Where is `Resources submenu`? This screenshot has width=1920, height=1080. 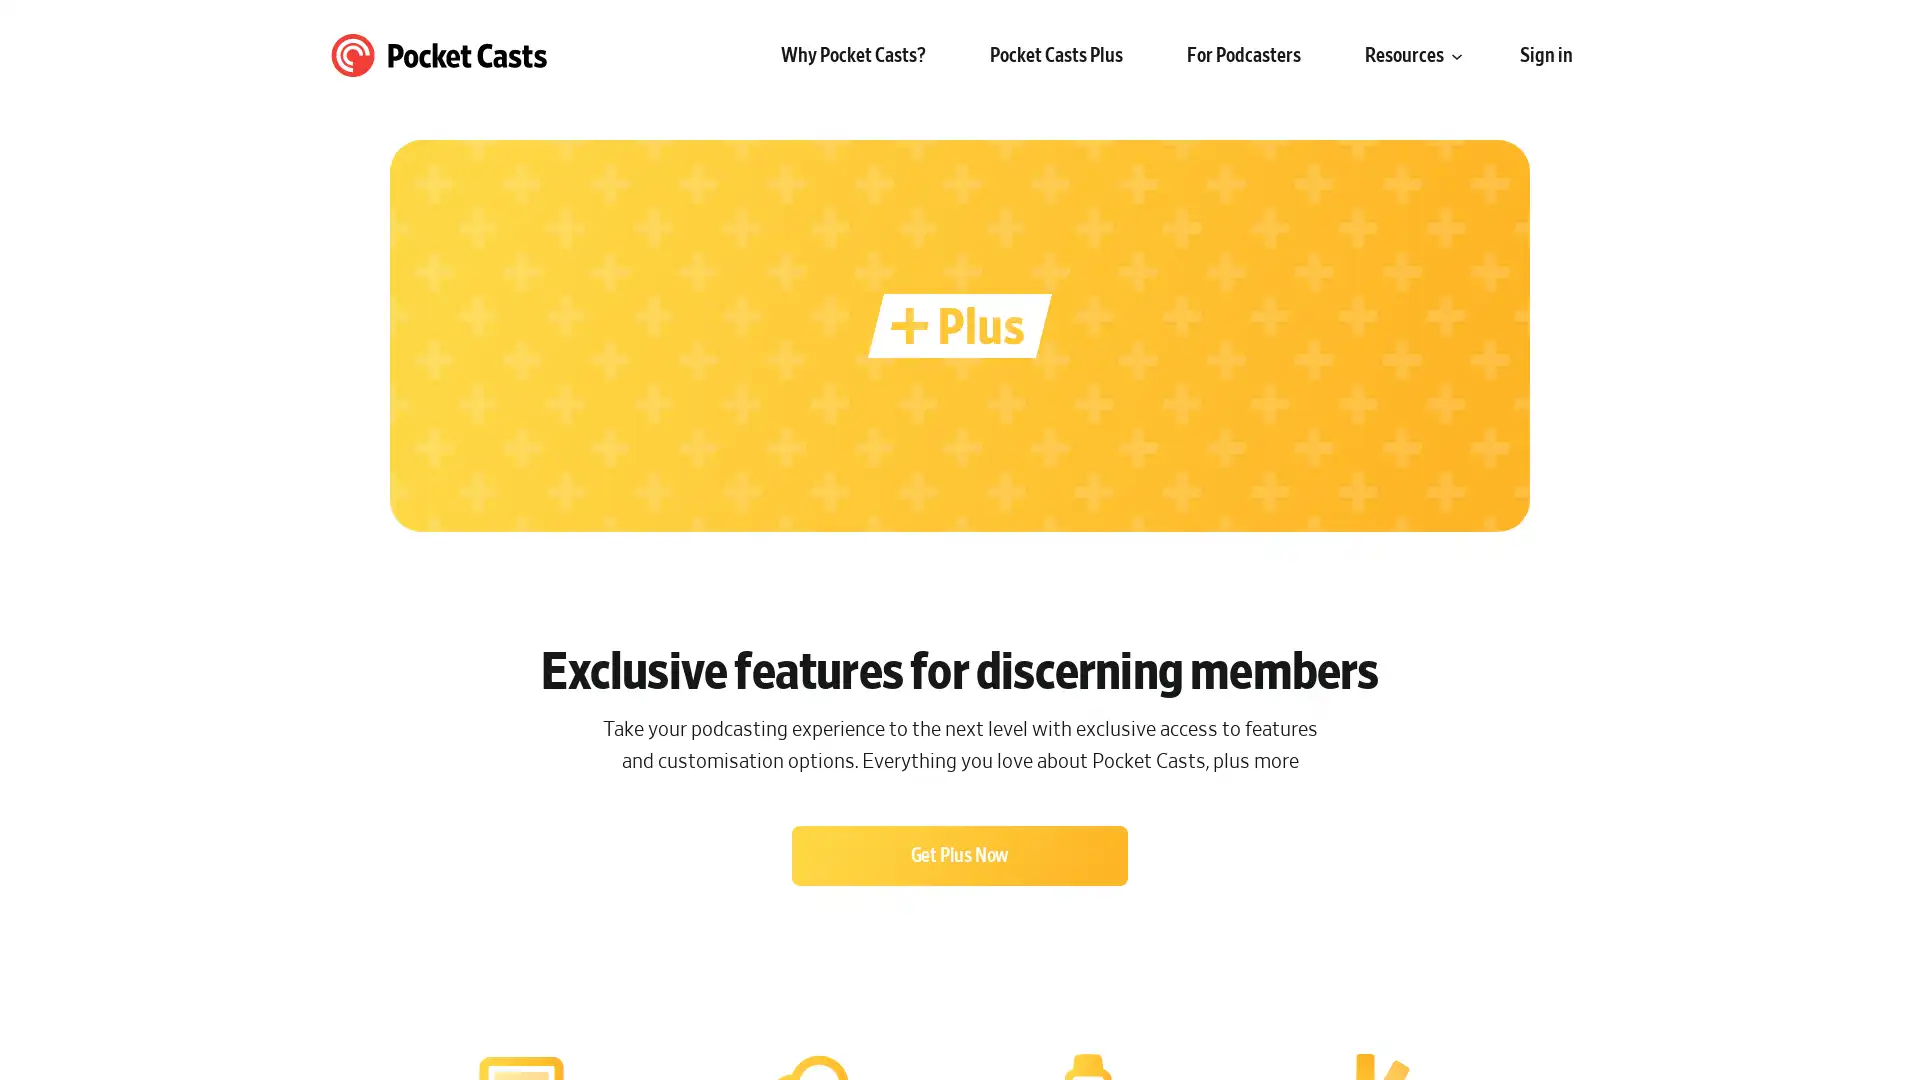 Resources submenu is located at coordinates (1403, 53).